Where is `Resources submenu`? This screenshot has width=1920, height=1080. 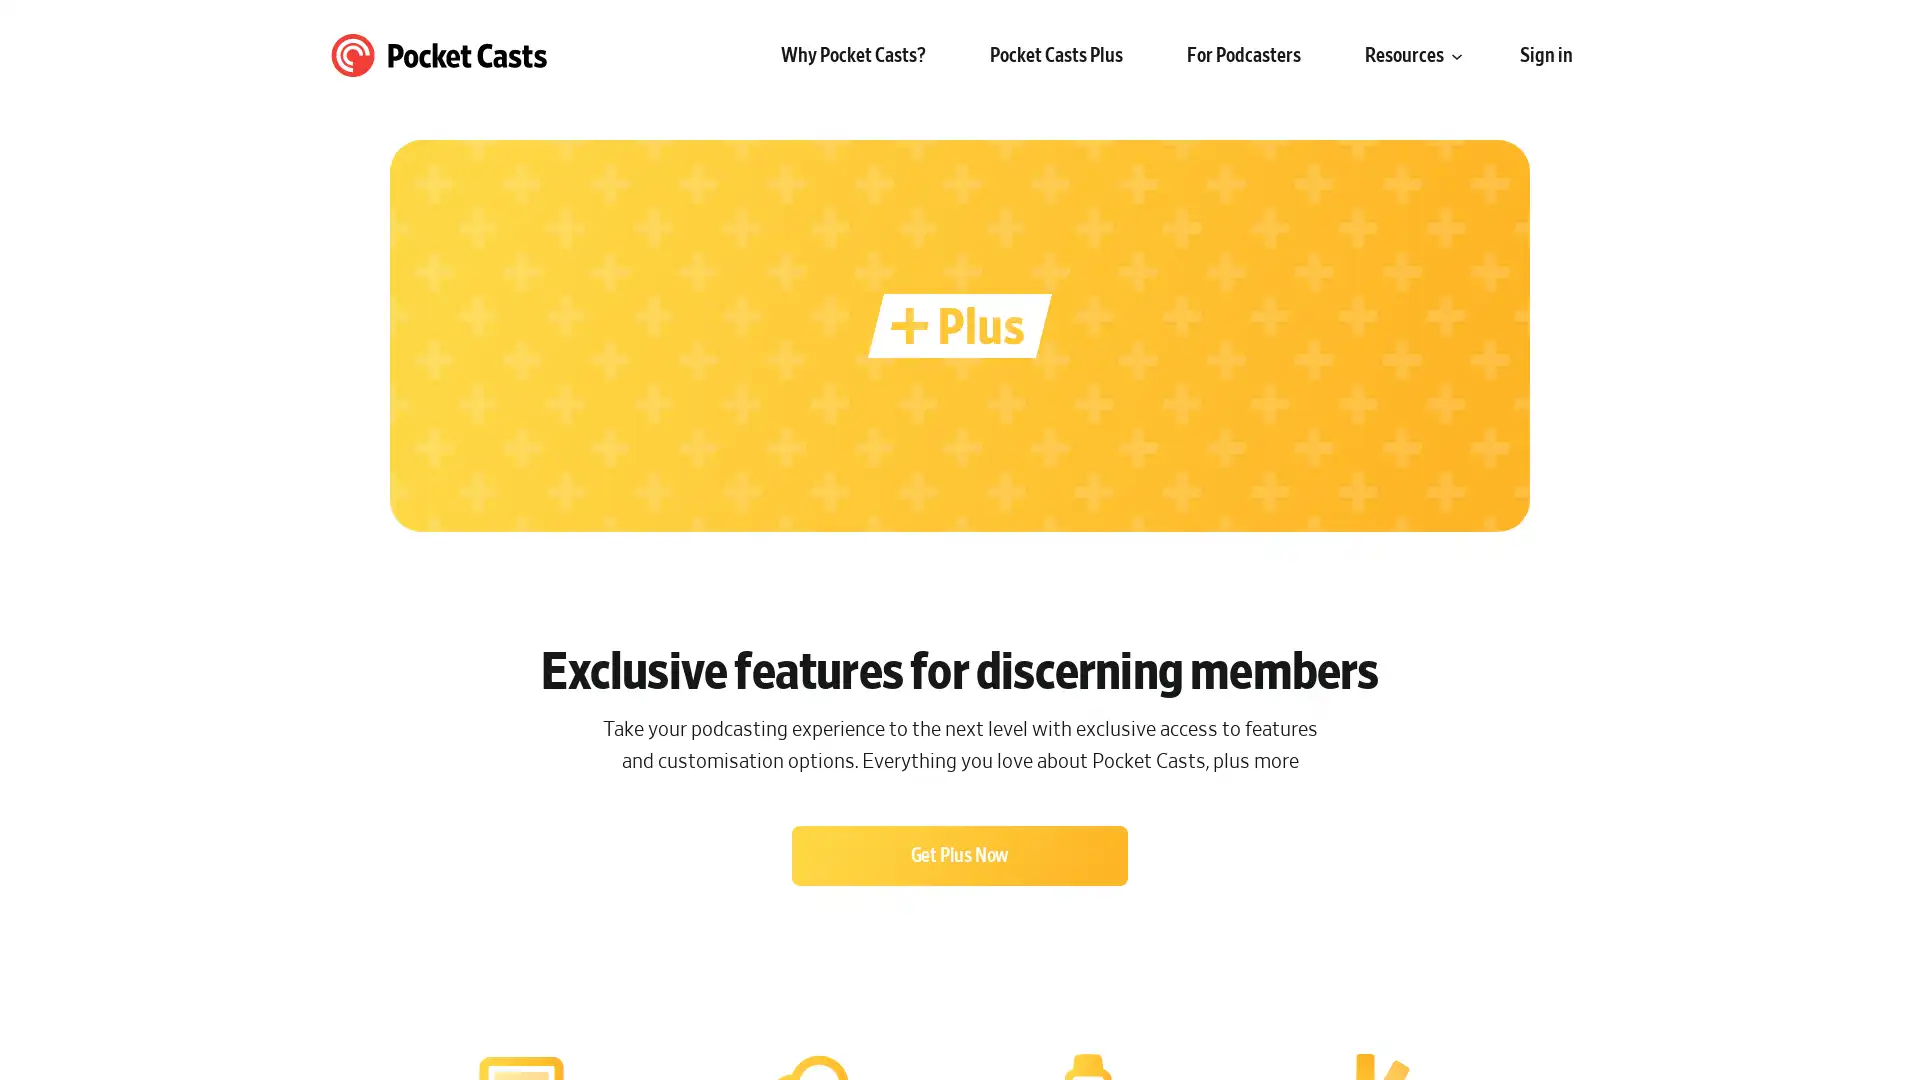 Resources submenu is located at coordinates (1403, 53).